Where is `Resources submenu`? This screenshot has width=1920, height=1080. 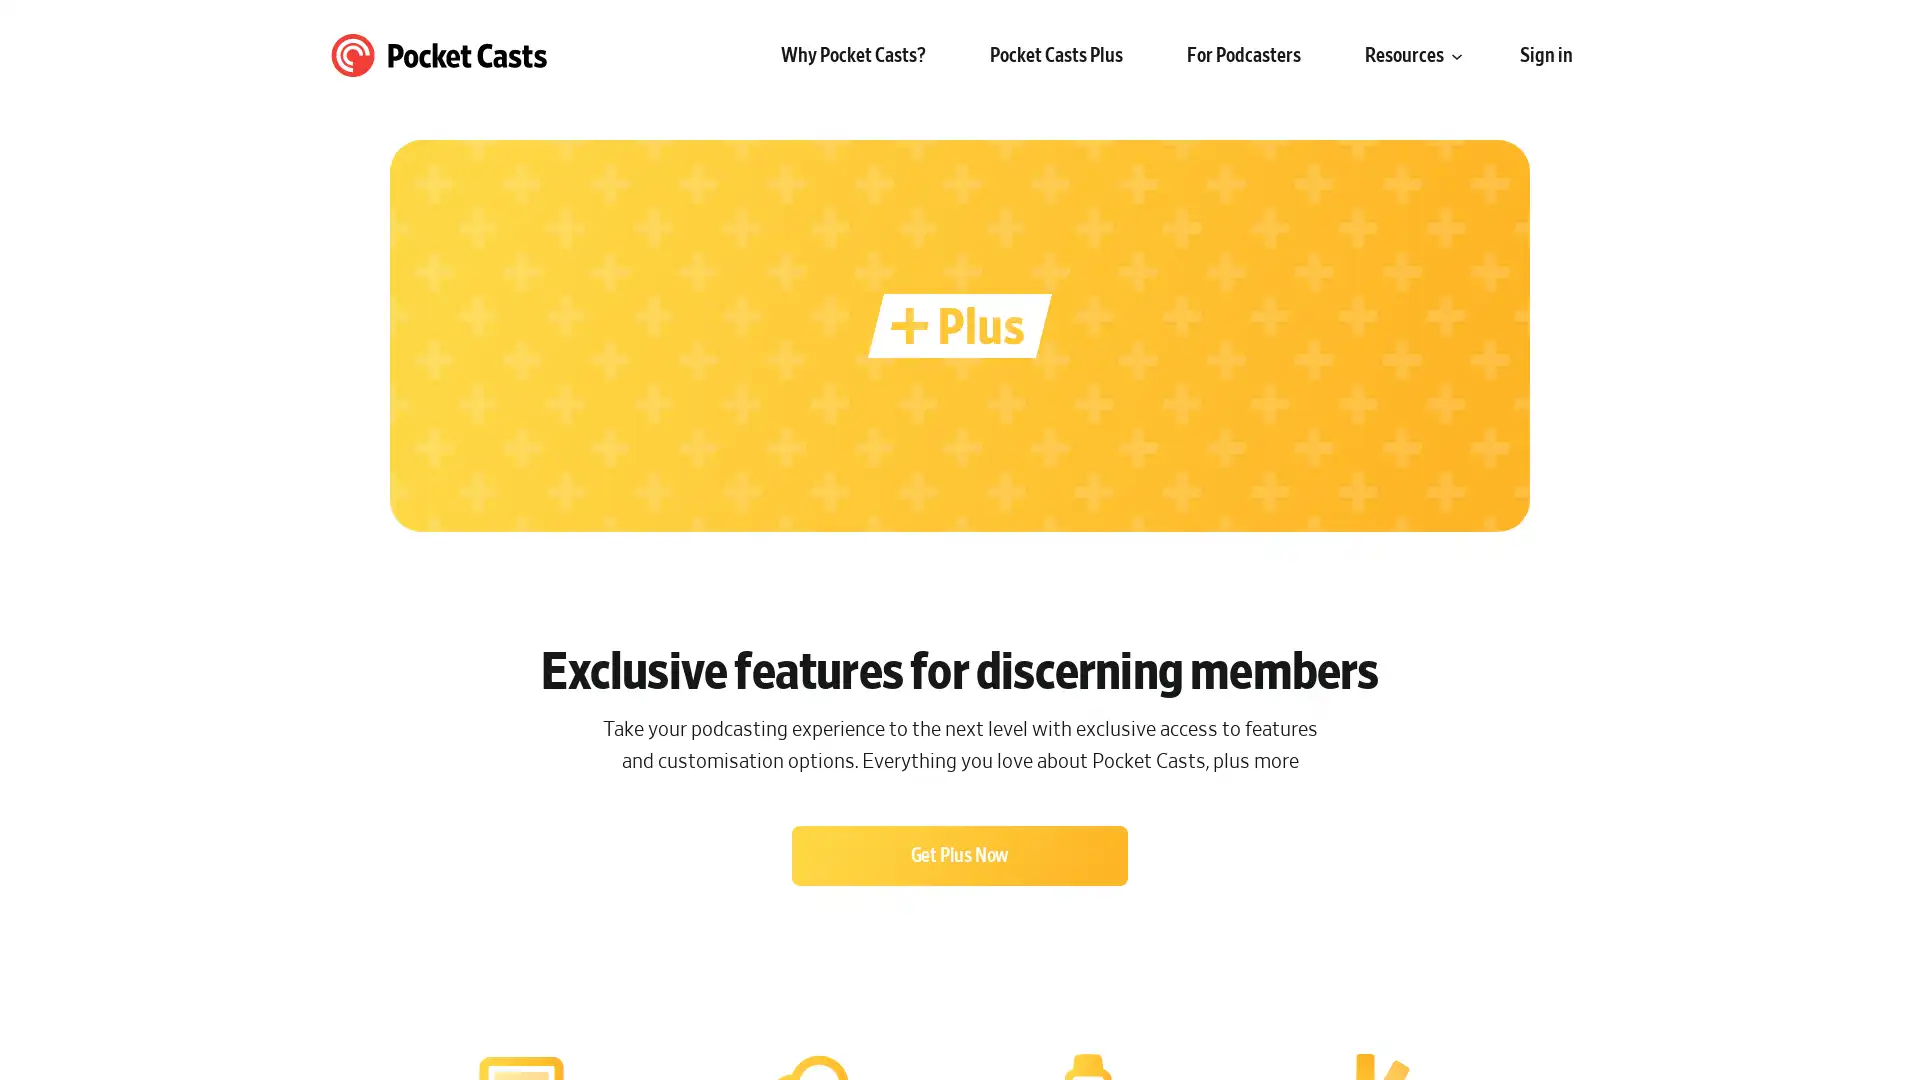 Resources submenu is located at coordinates (1403, 53).